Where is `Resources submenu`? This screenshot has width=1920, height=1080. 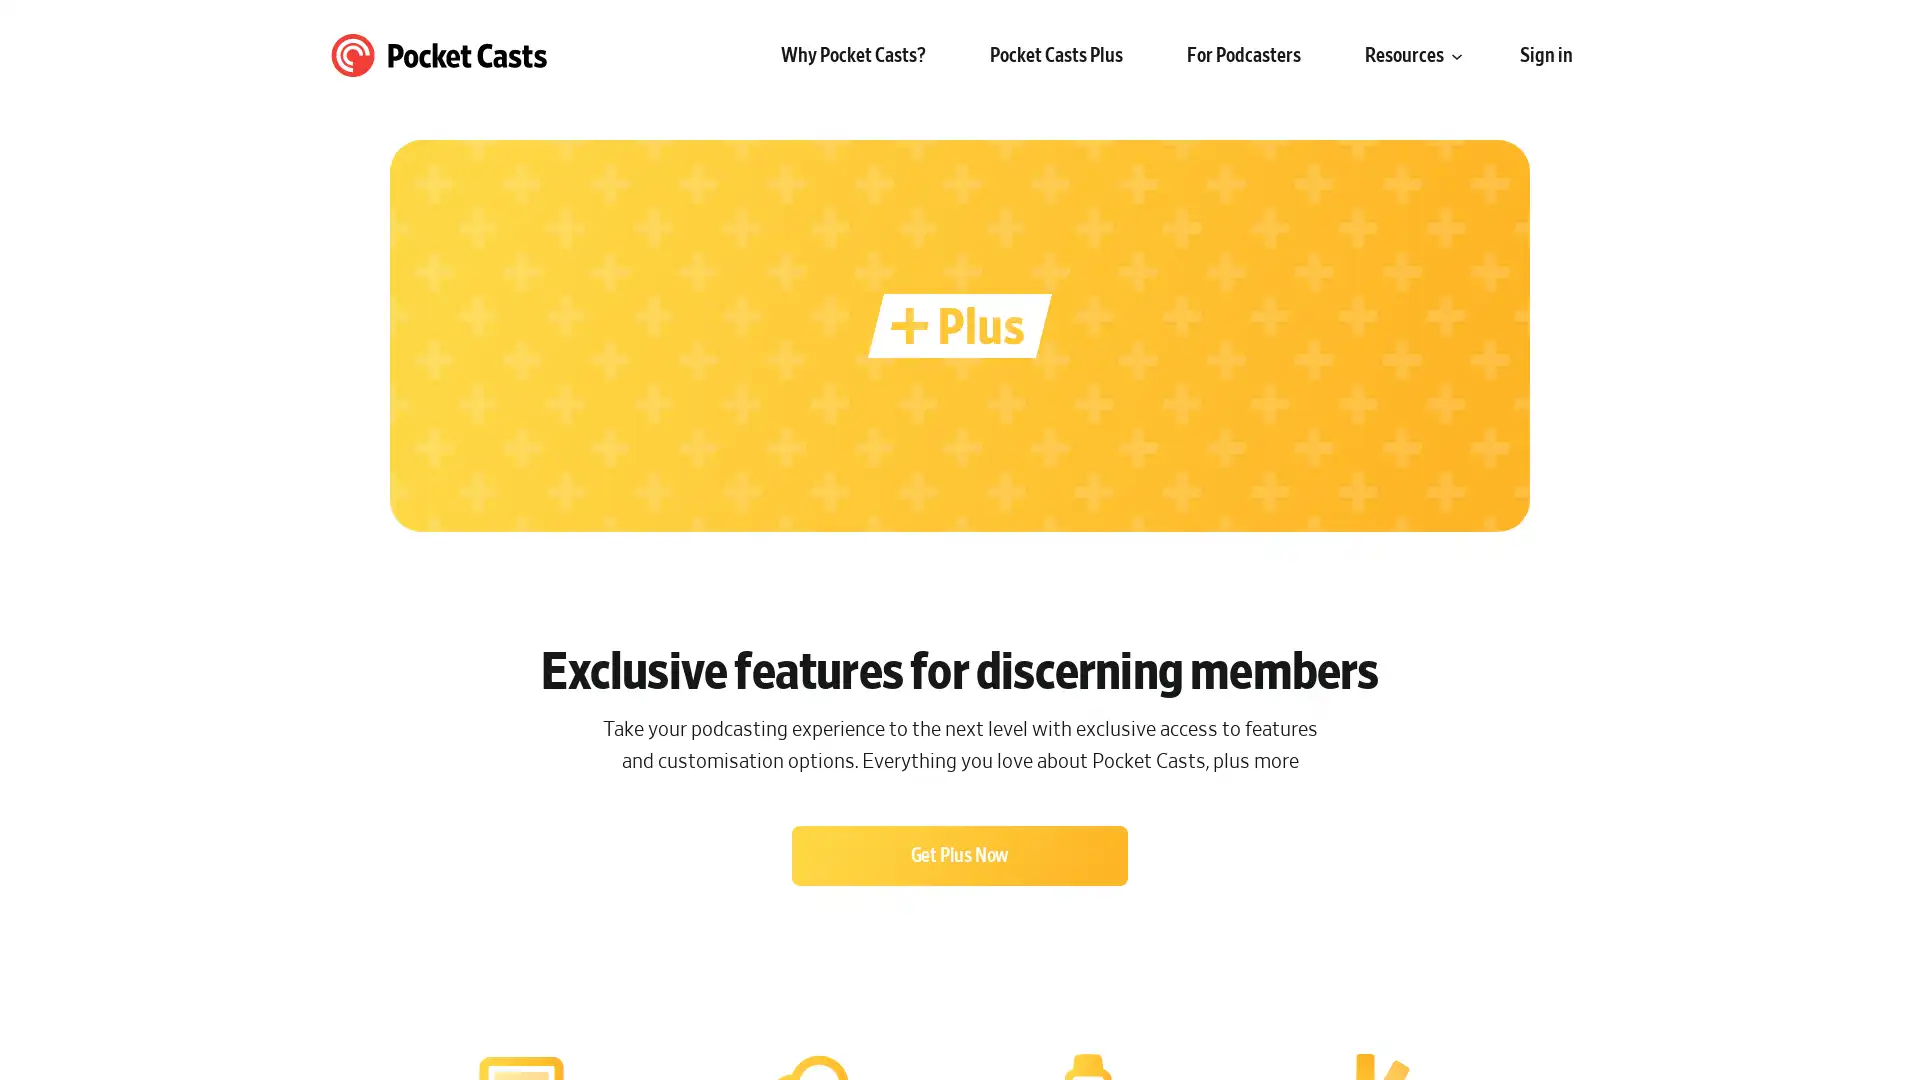 Resources submenu is located at coordinates (1403, 53).